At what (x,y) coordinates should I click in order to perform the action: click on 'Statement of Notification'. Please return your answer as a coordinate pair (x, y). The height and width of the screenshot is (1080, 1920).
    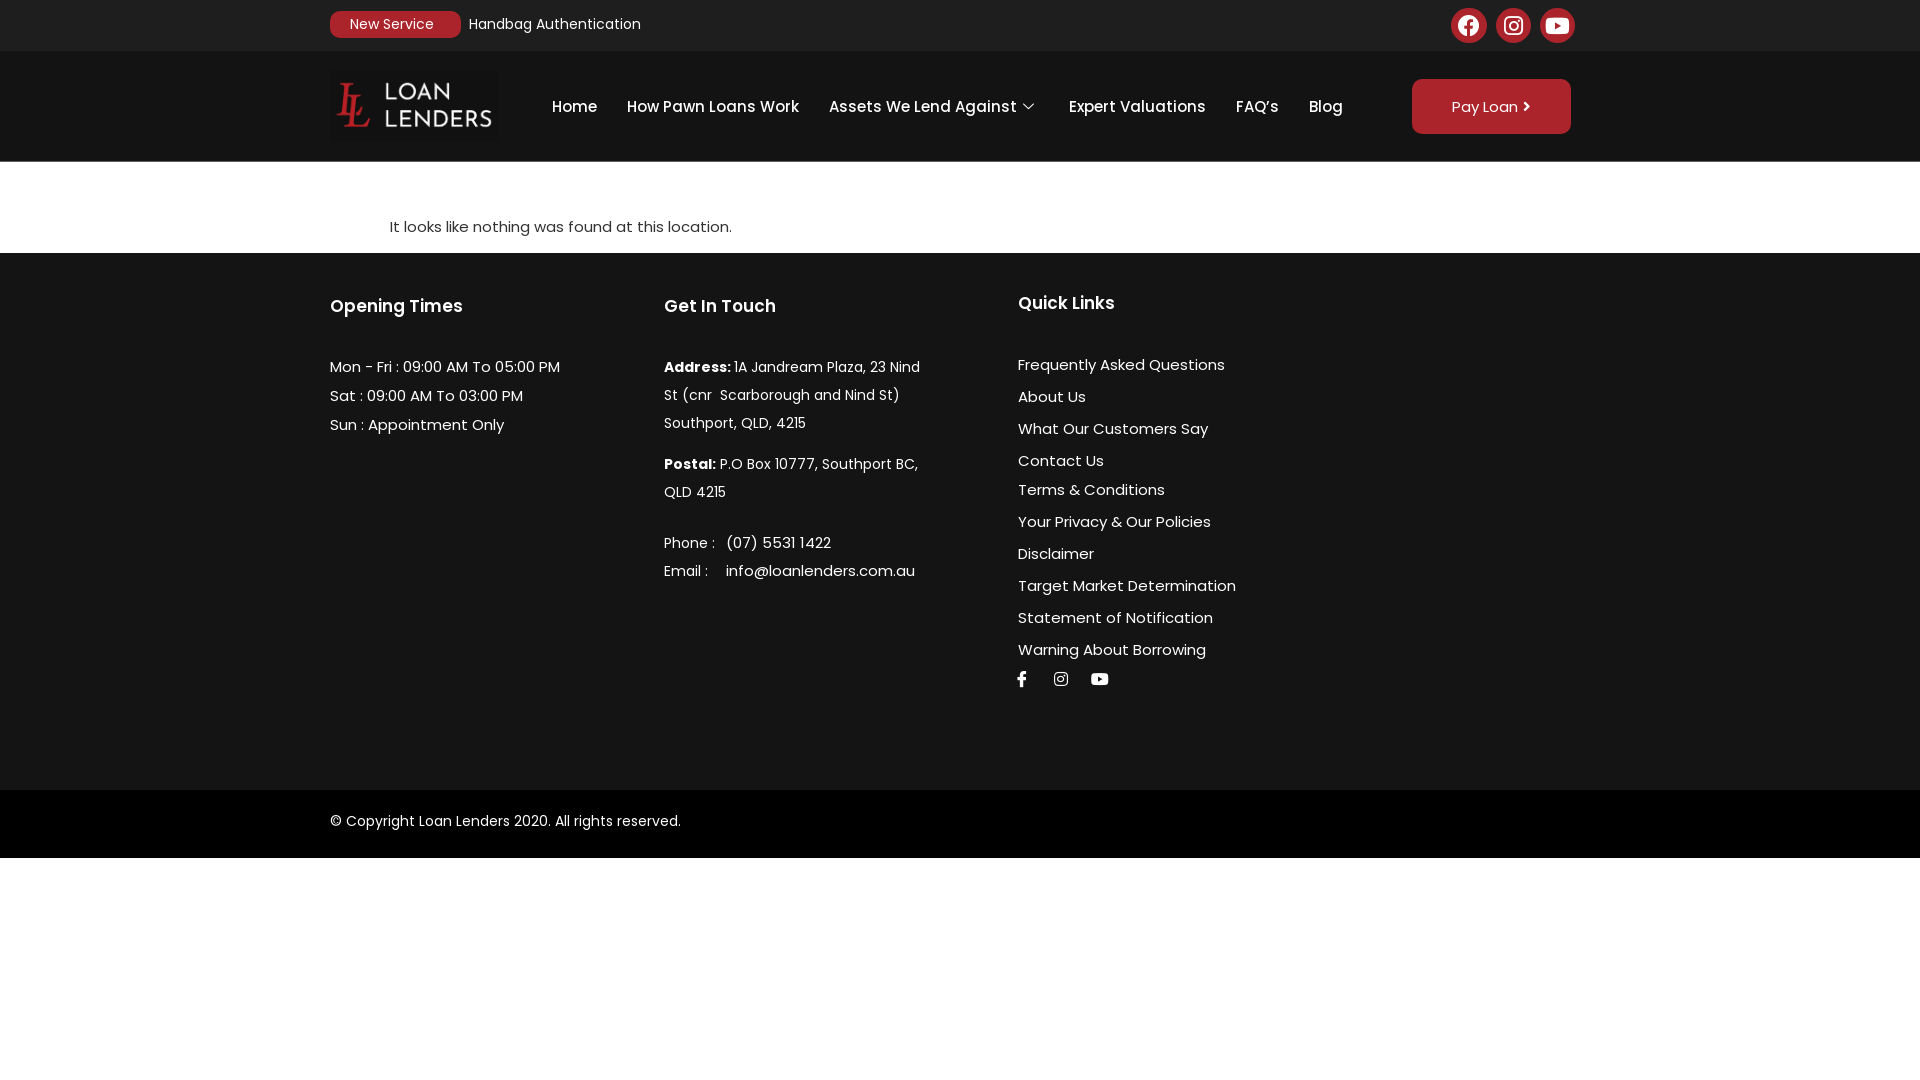
    Looking at the image, I should click on (1141, 616).